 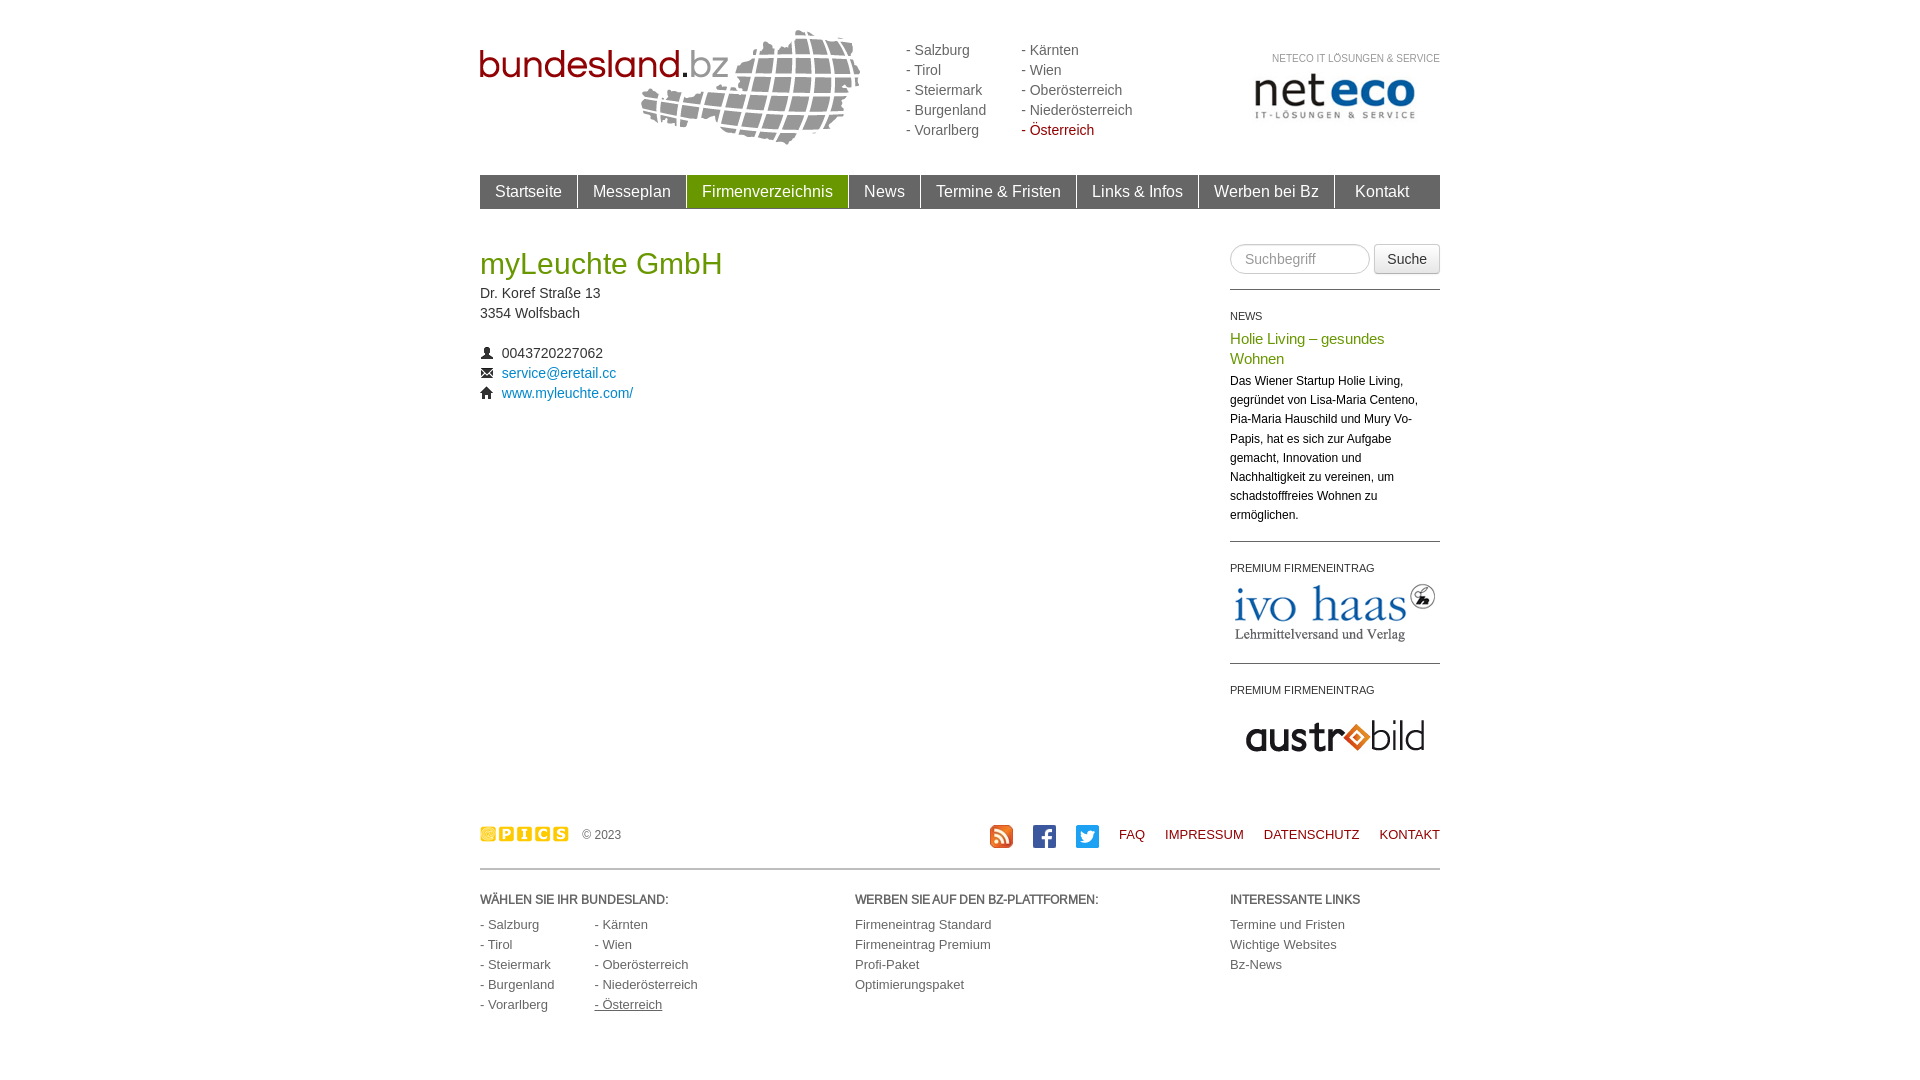 I want to click on 'RSS-Feed Abonnieren', so click(x=1001, y=834).